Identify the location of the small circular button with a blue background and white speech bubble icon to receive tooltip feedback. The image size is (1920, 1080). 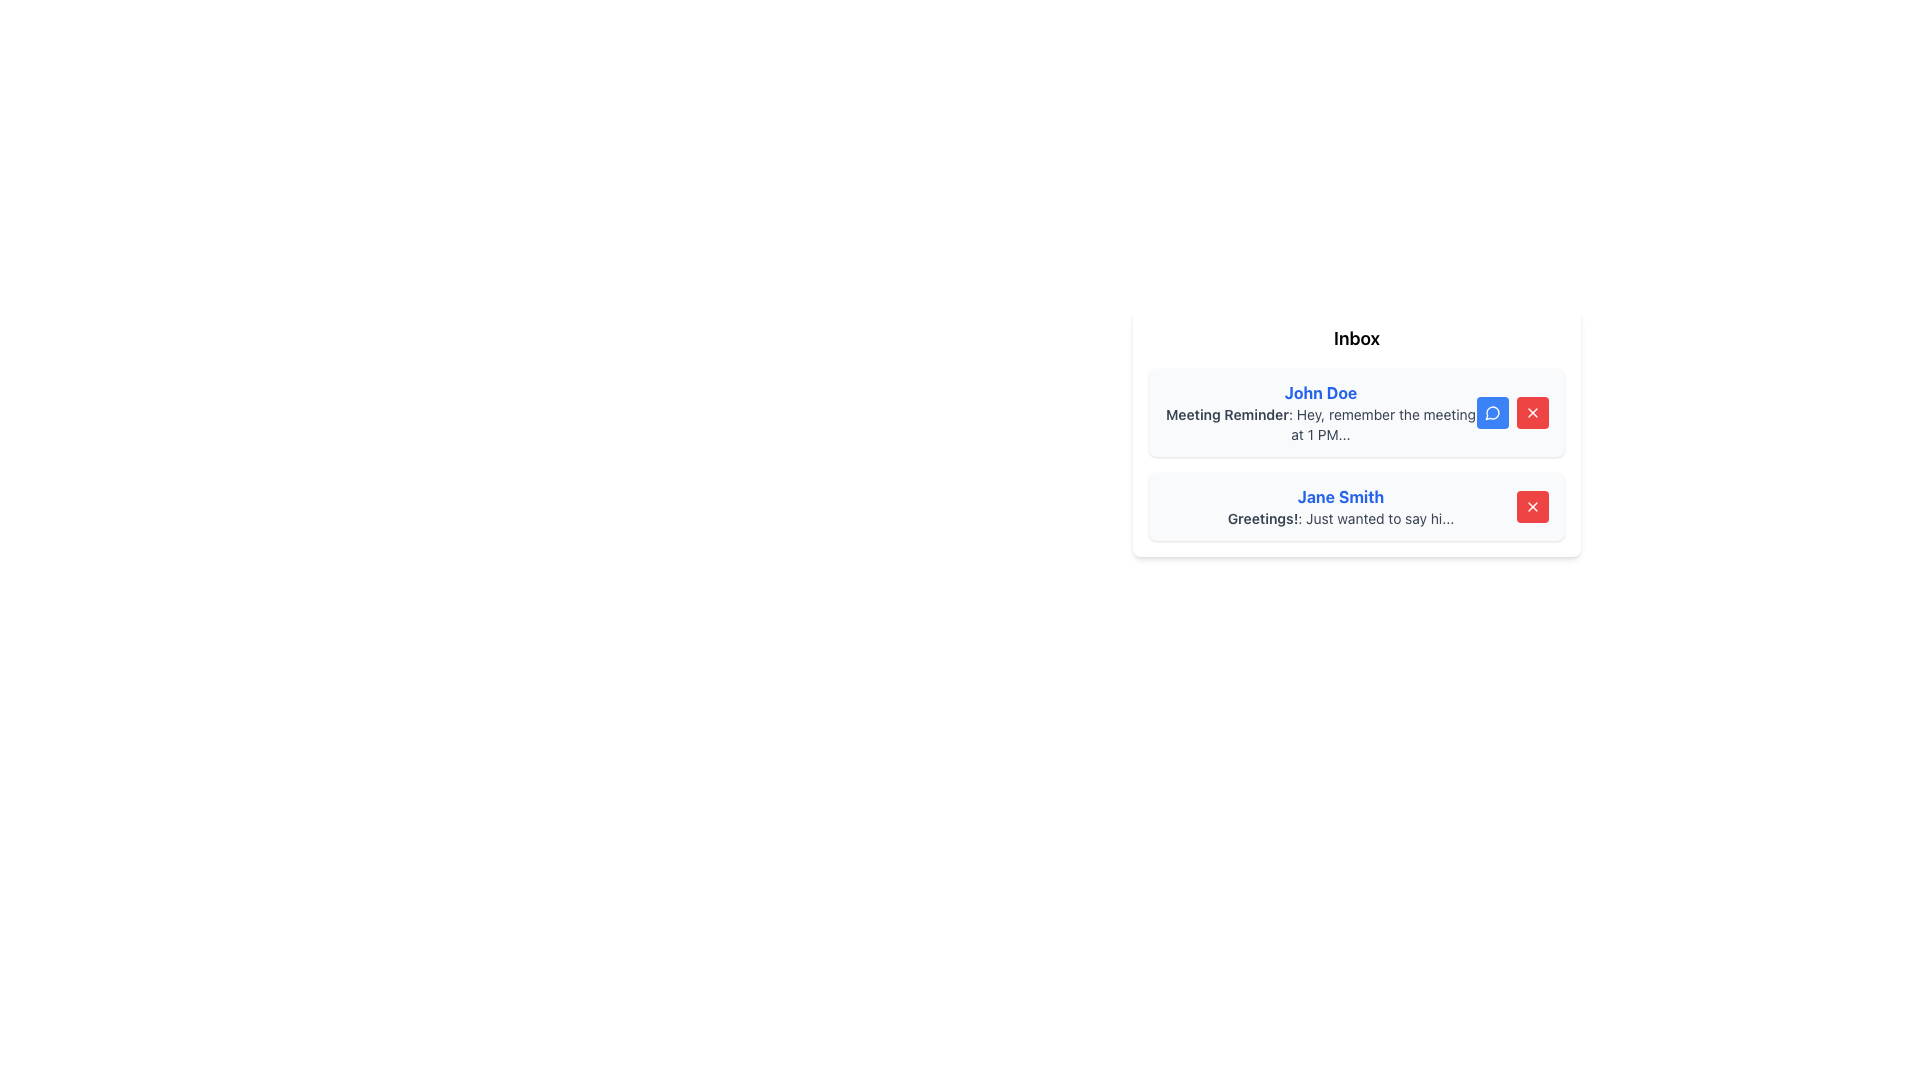
(1492, 411).